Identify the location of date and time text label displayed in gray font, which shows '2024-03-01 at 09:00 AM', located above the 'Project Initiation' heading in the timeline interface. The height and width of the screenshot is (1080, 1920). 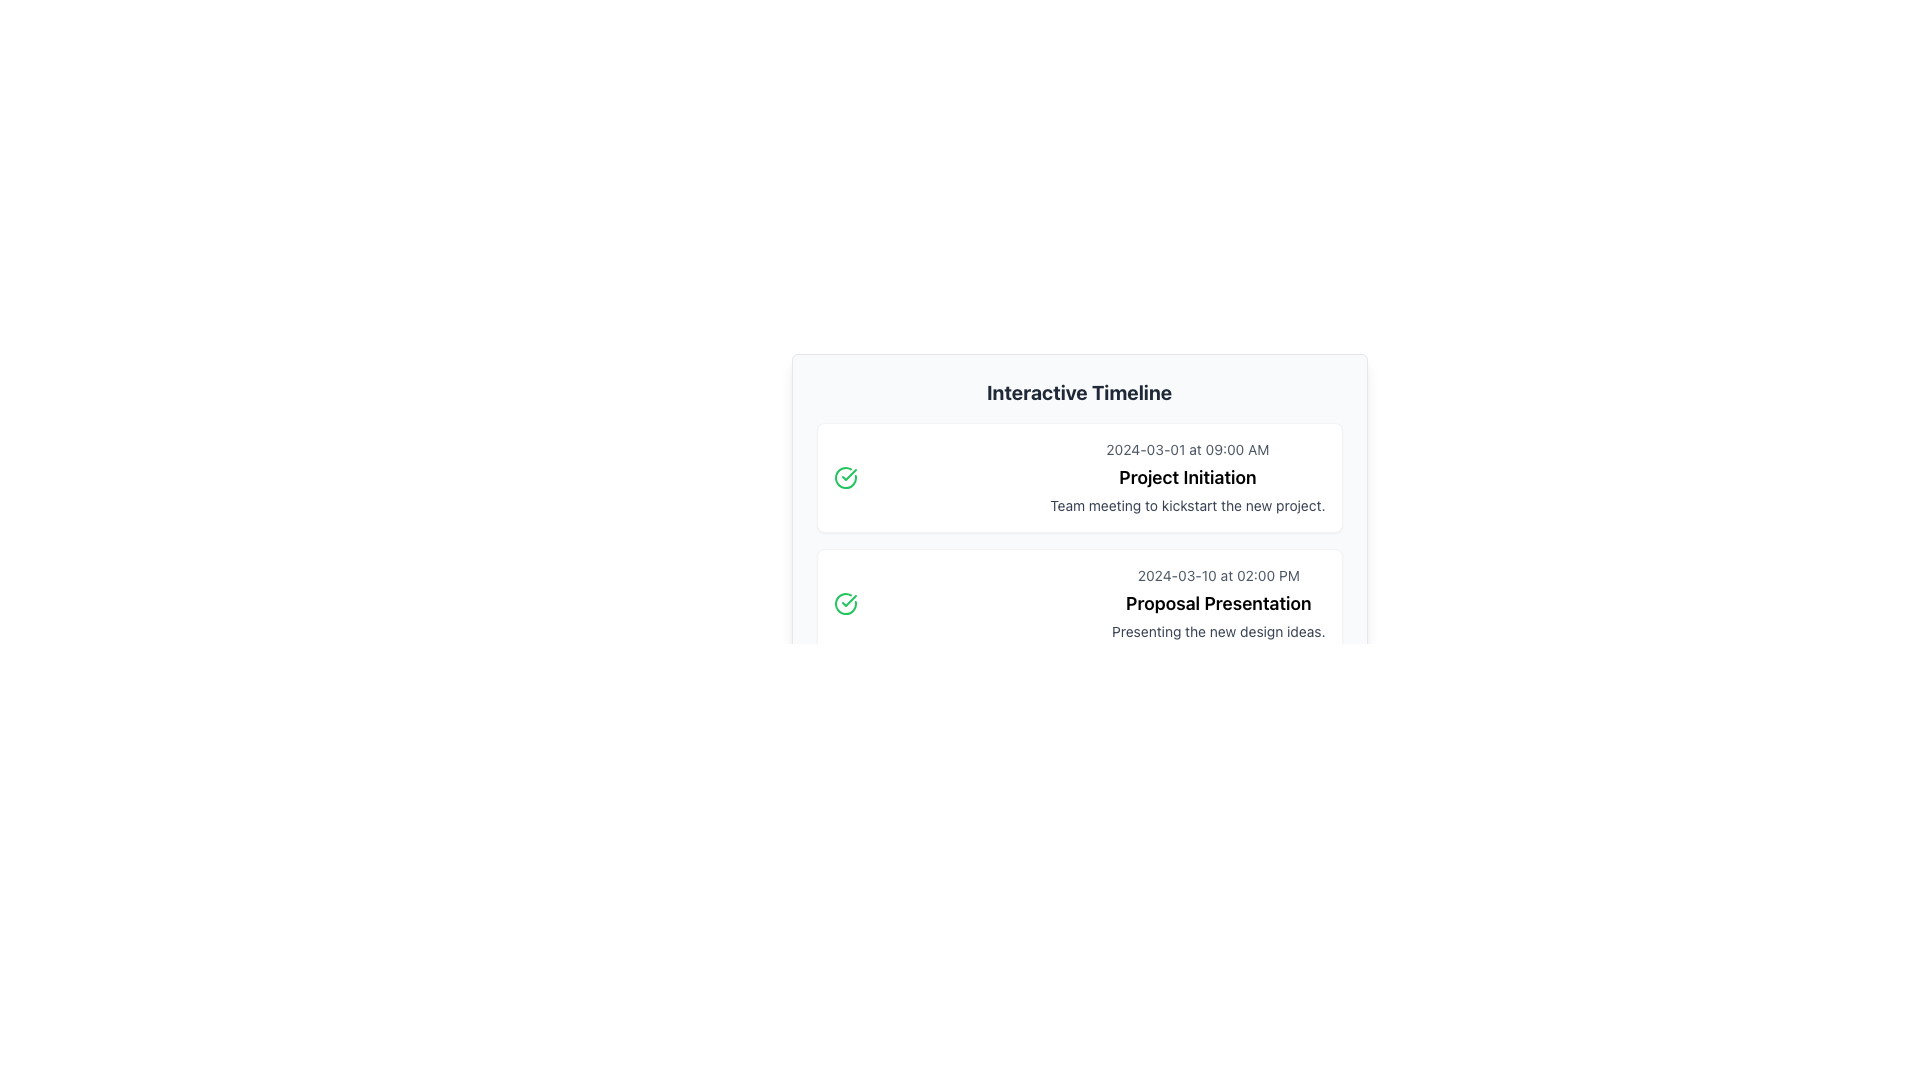
(1187, 450).